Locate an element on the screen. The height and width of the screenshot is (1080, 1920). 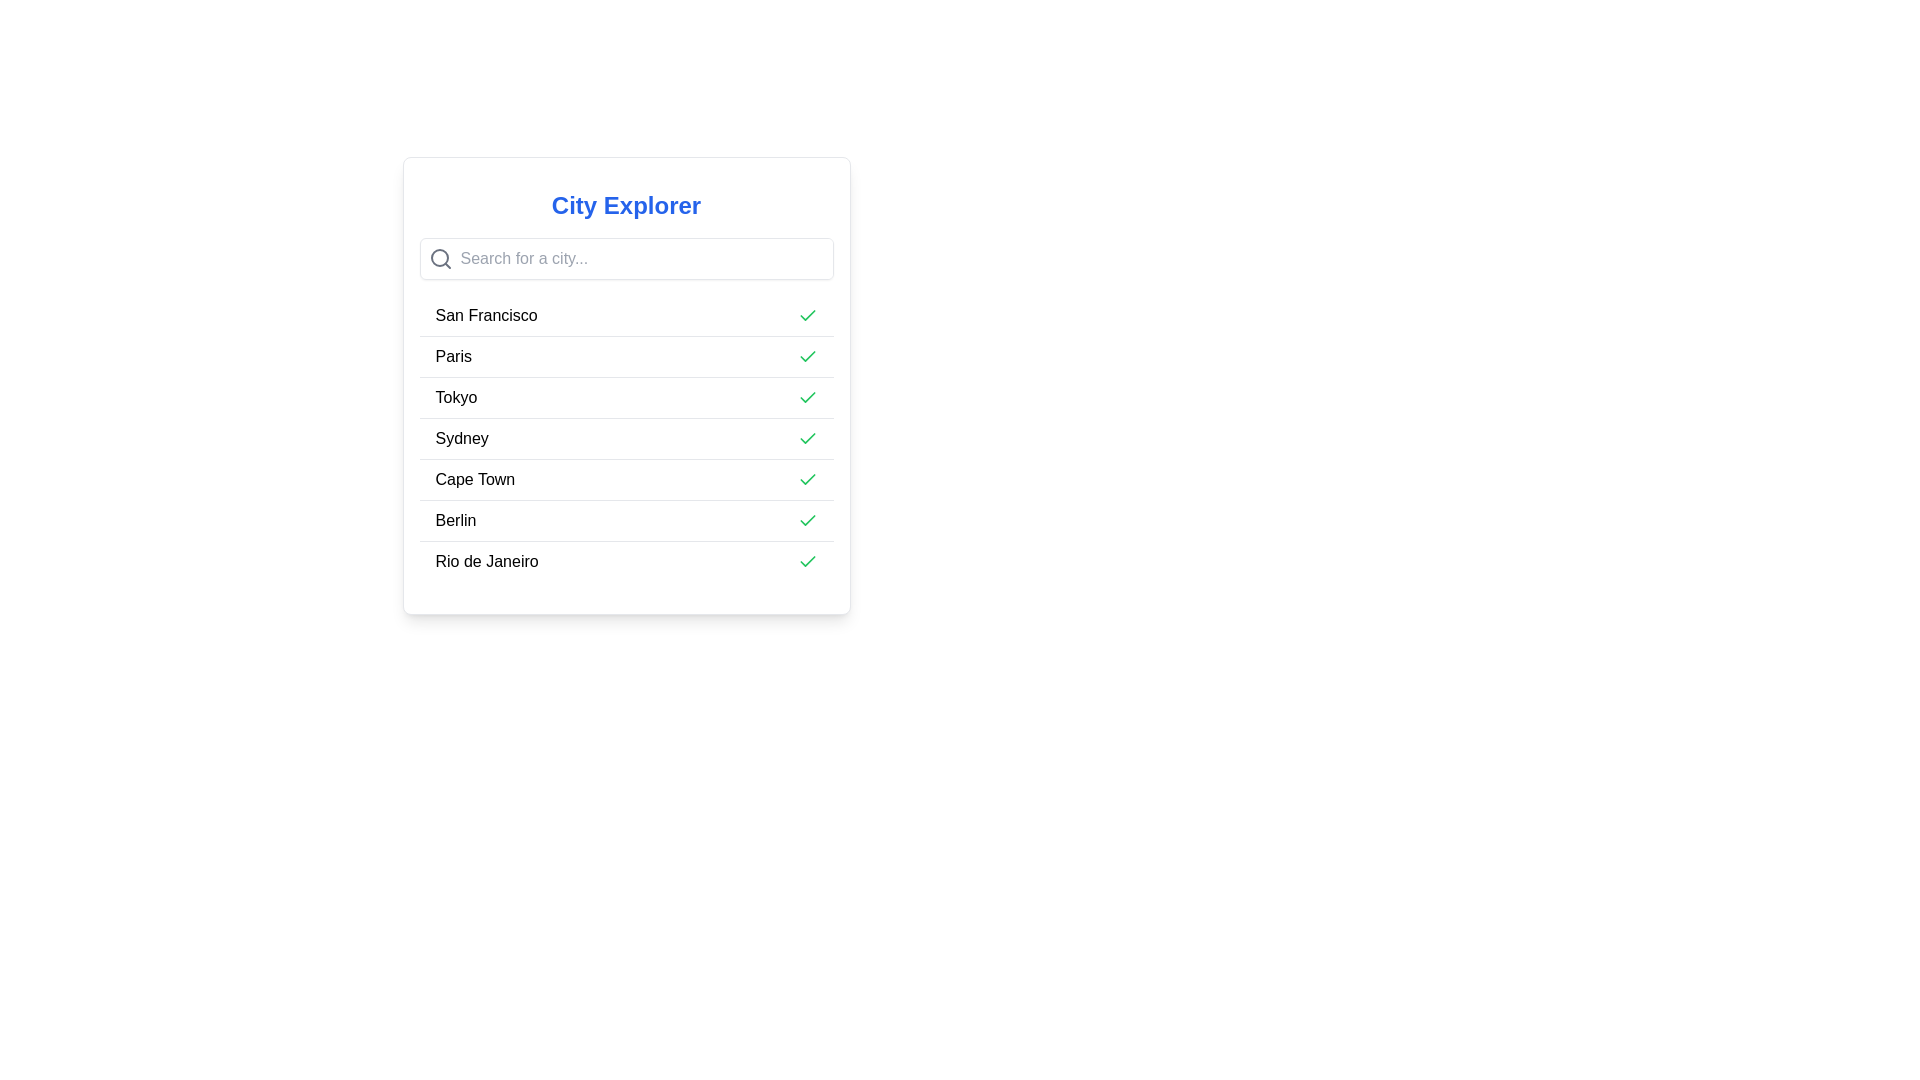
the List Item displaying 'Cape Town' in the 'City Explorer' section is located at coordinates (625, 479).